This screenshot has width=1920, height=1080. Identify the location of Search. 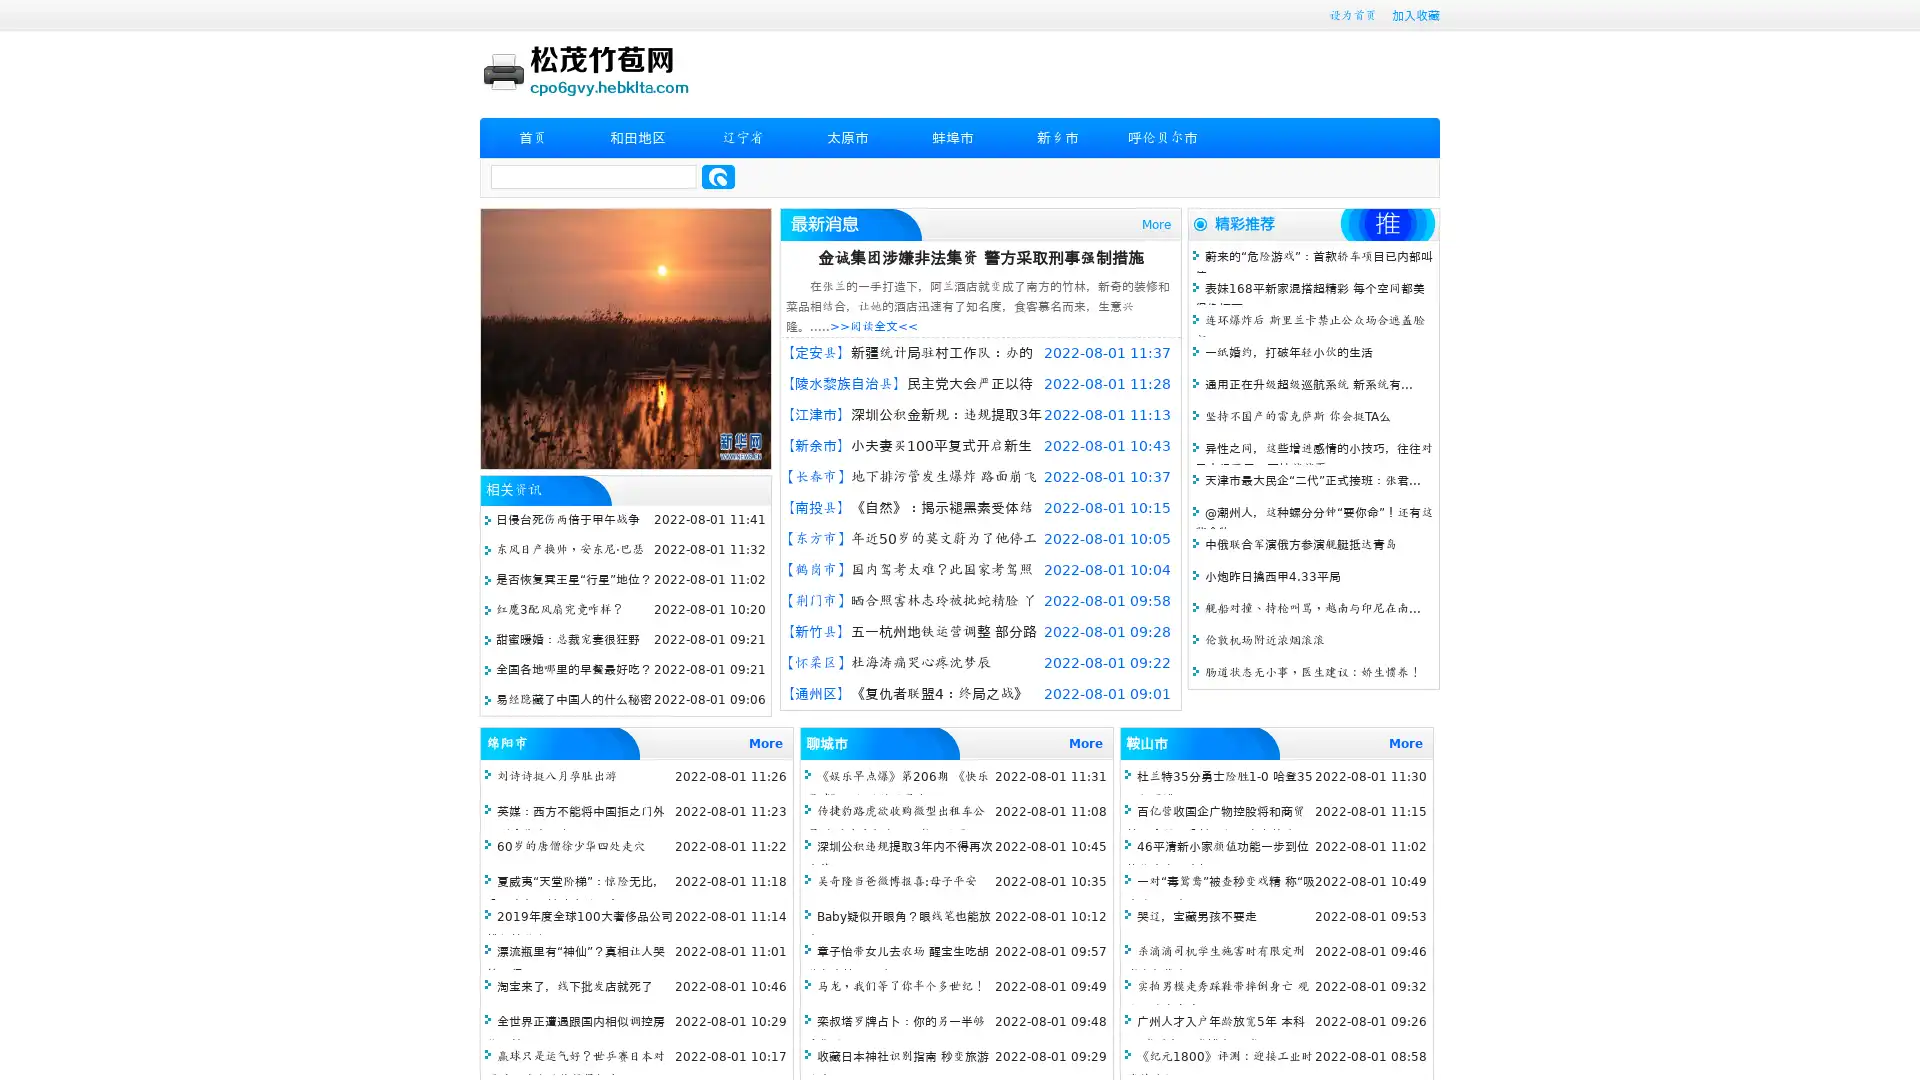
(718, 176).